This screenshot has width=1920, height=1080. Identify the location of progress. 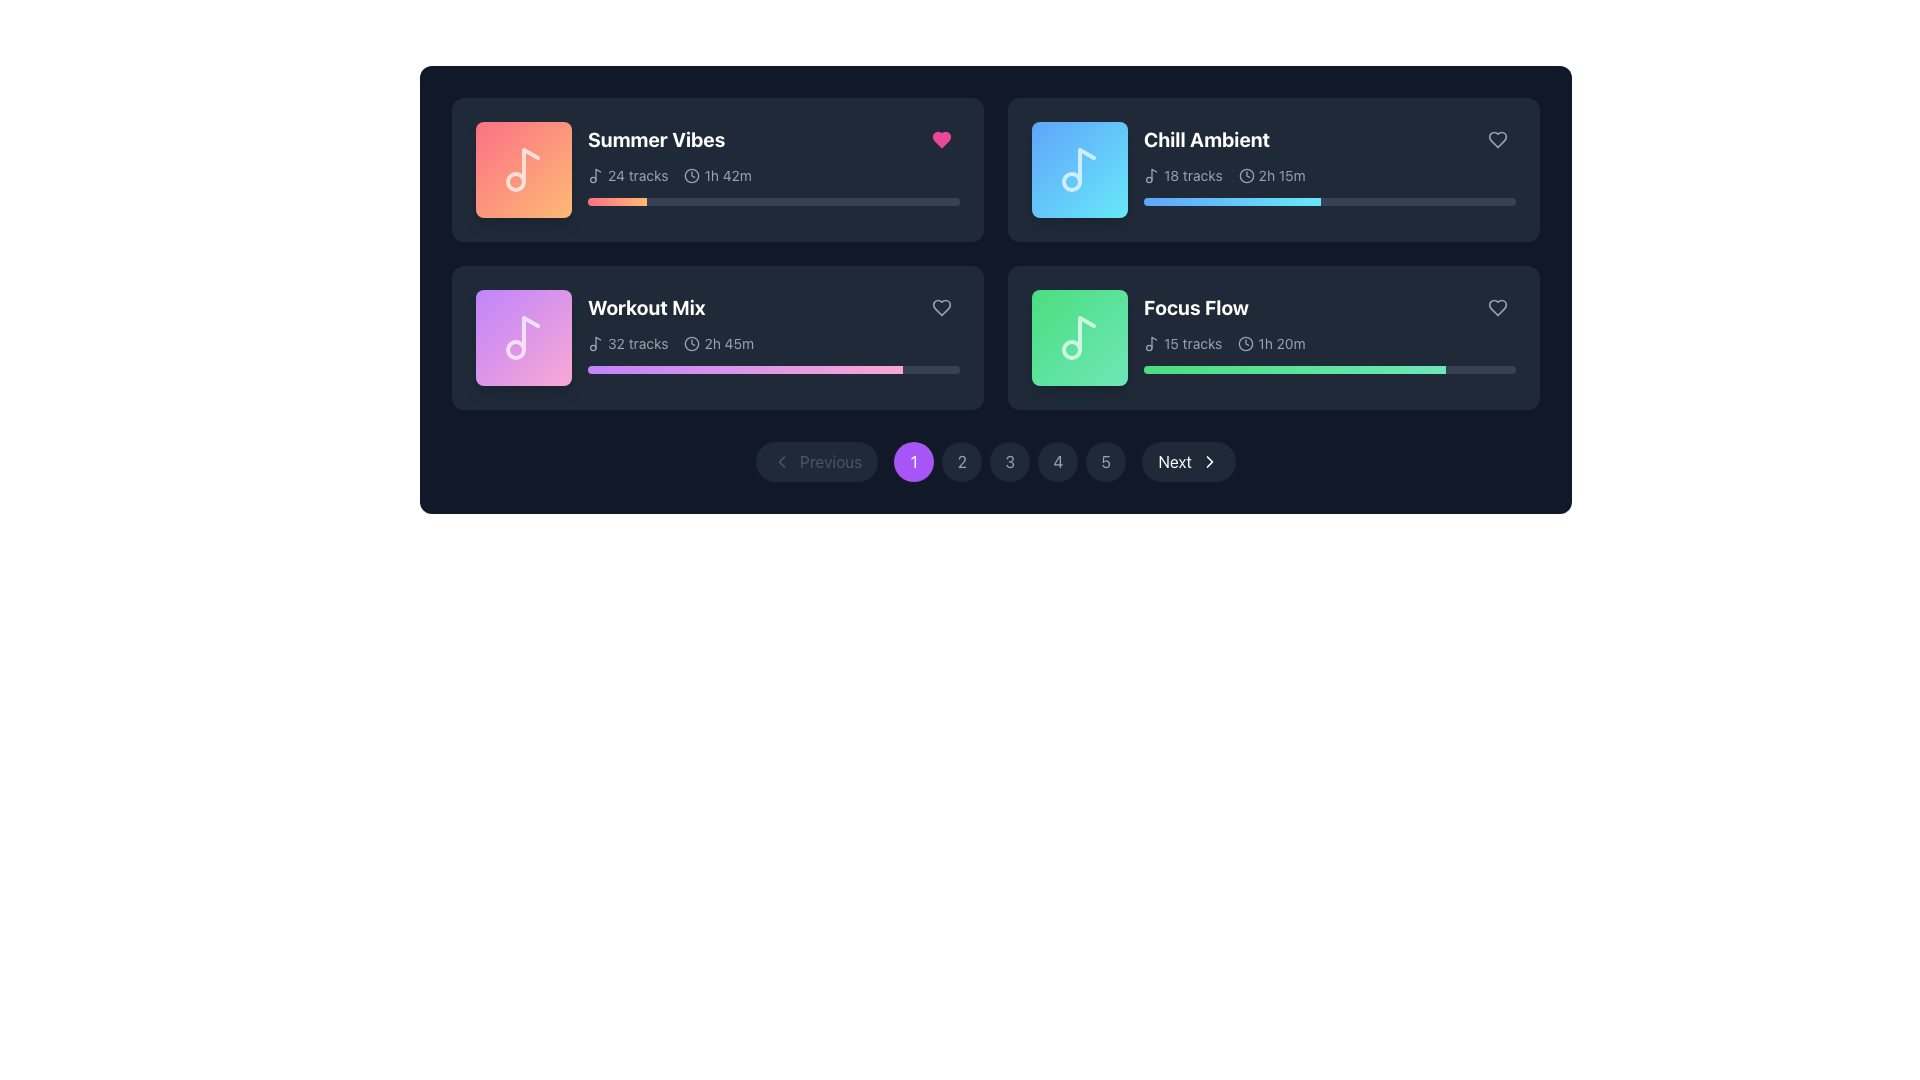
(880, 370).